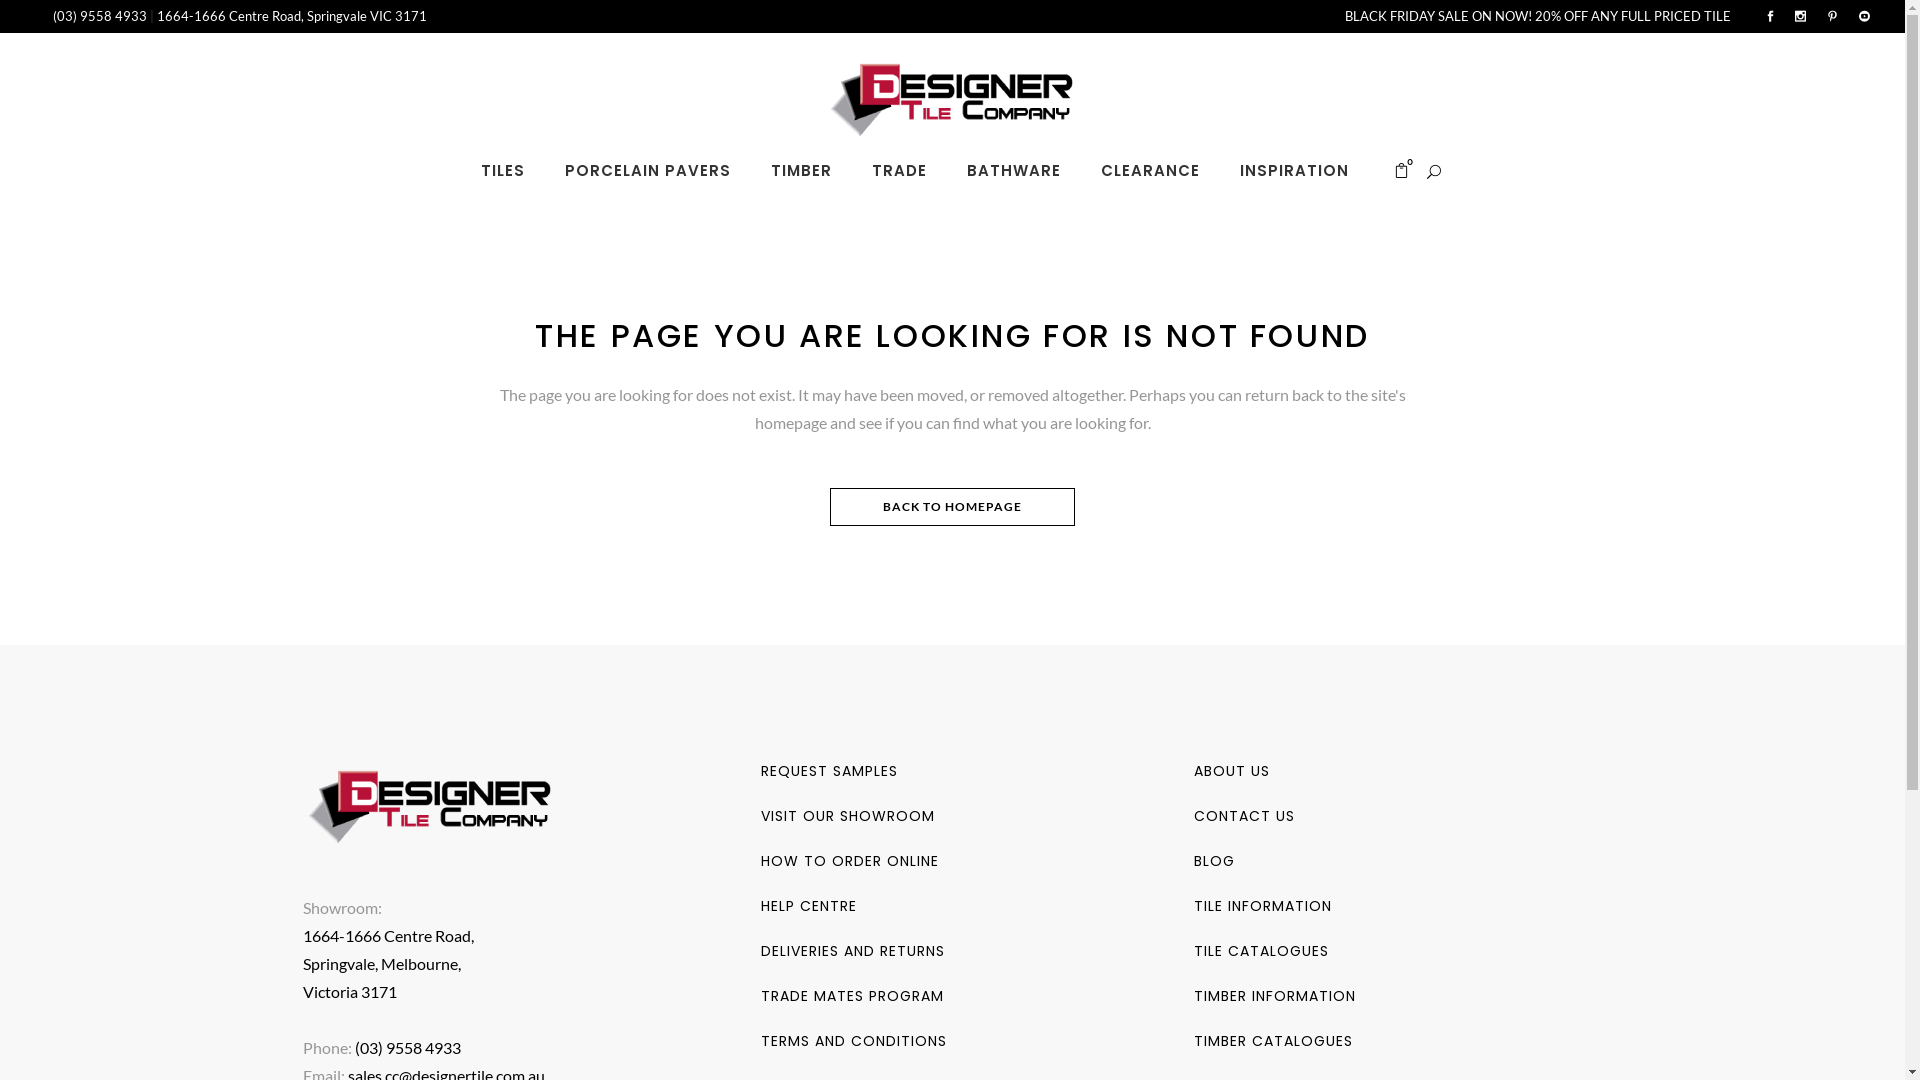 The image size is (1920, 1080). What do you see at coordinates (829, 770) in the screenshot?
I see `'REQUEST SAMPLES'` at bounding box center [829, 770].